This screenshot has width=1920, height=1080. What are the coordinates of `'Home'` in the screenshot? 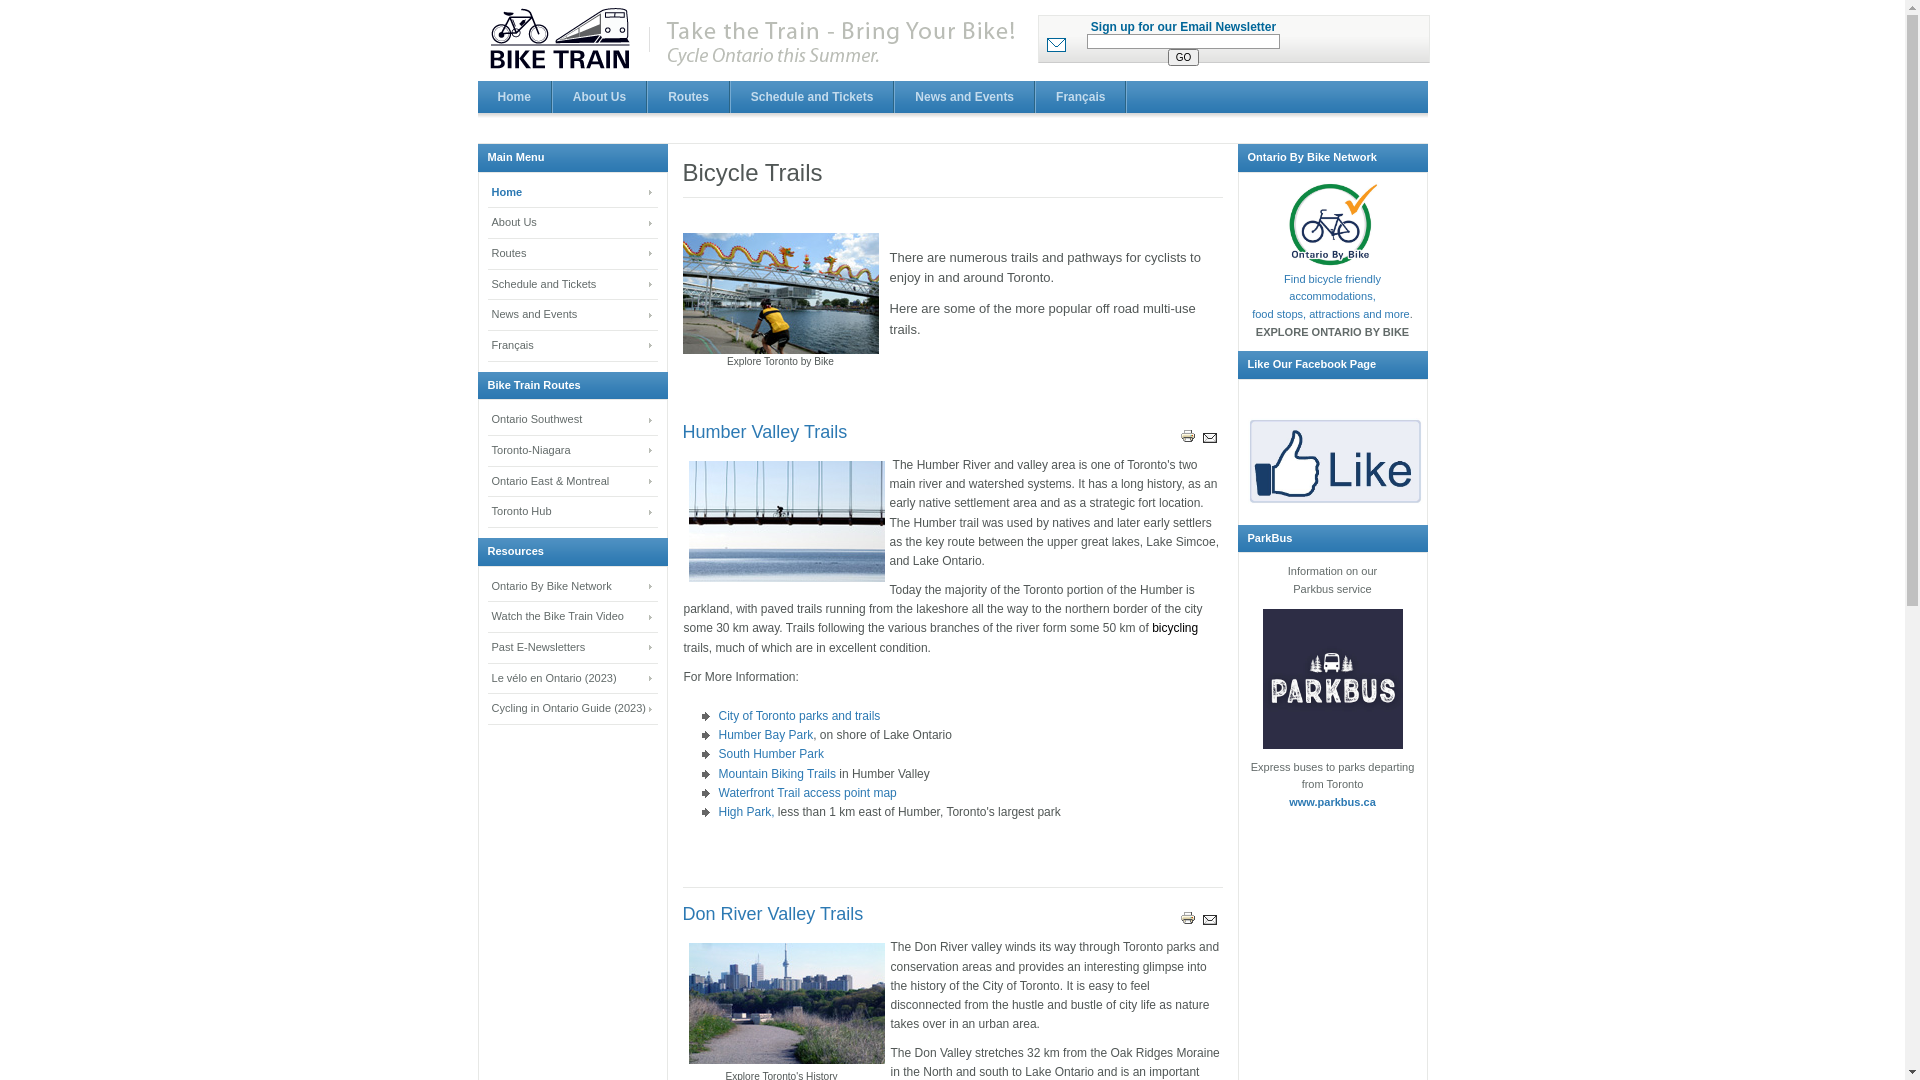 It's located at (571, 193).